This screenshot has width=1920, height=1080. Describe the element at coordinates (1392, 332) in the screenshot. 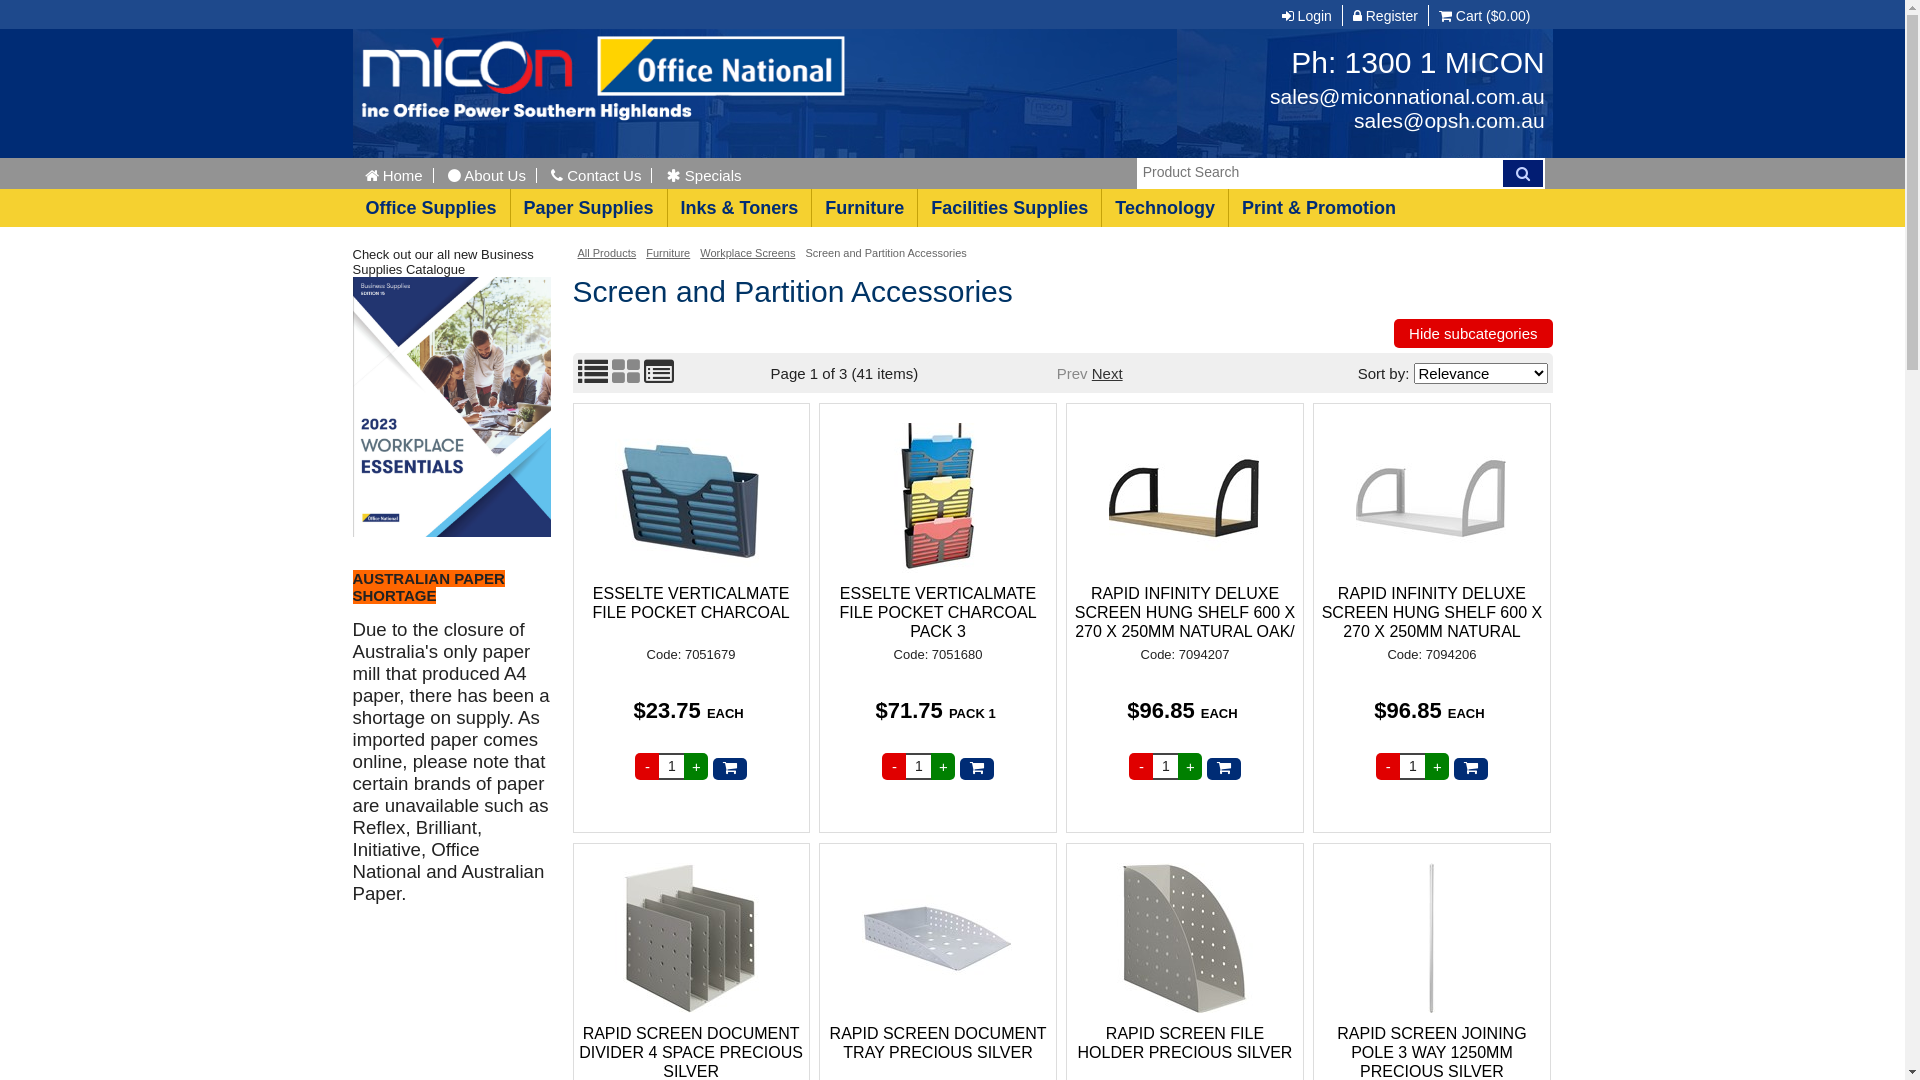

I see `'Hide subcategories'` at that location.